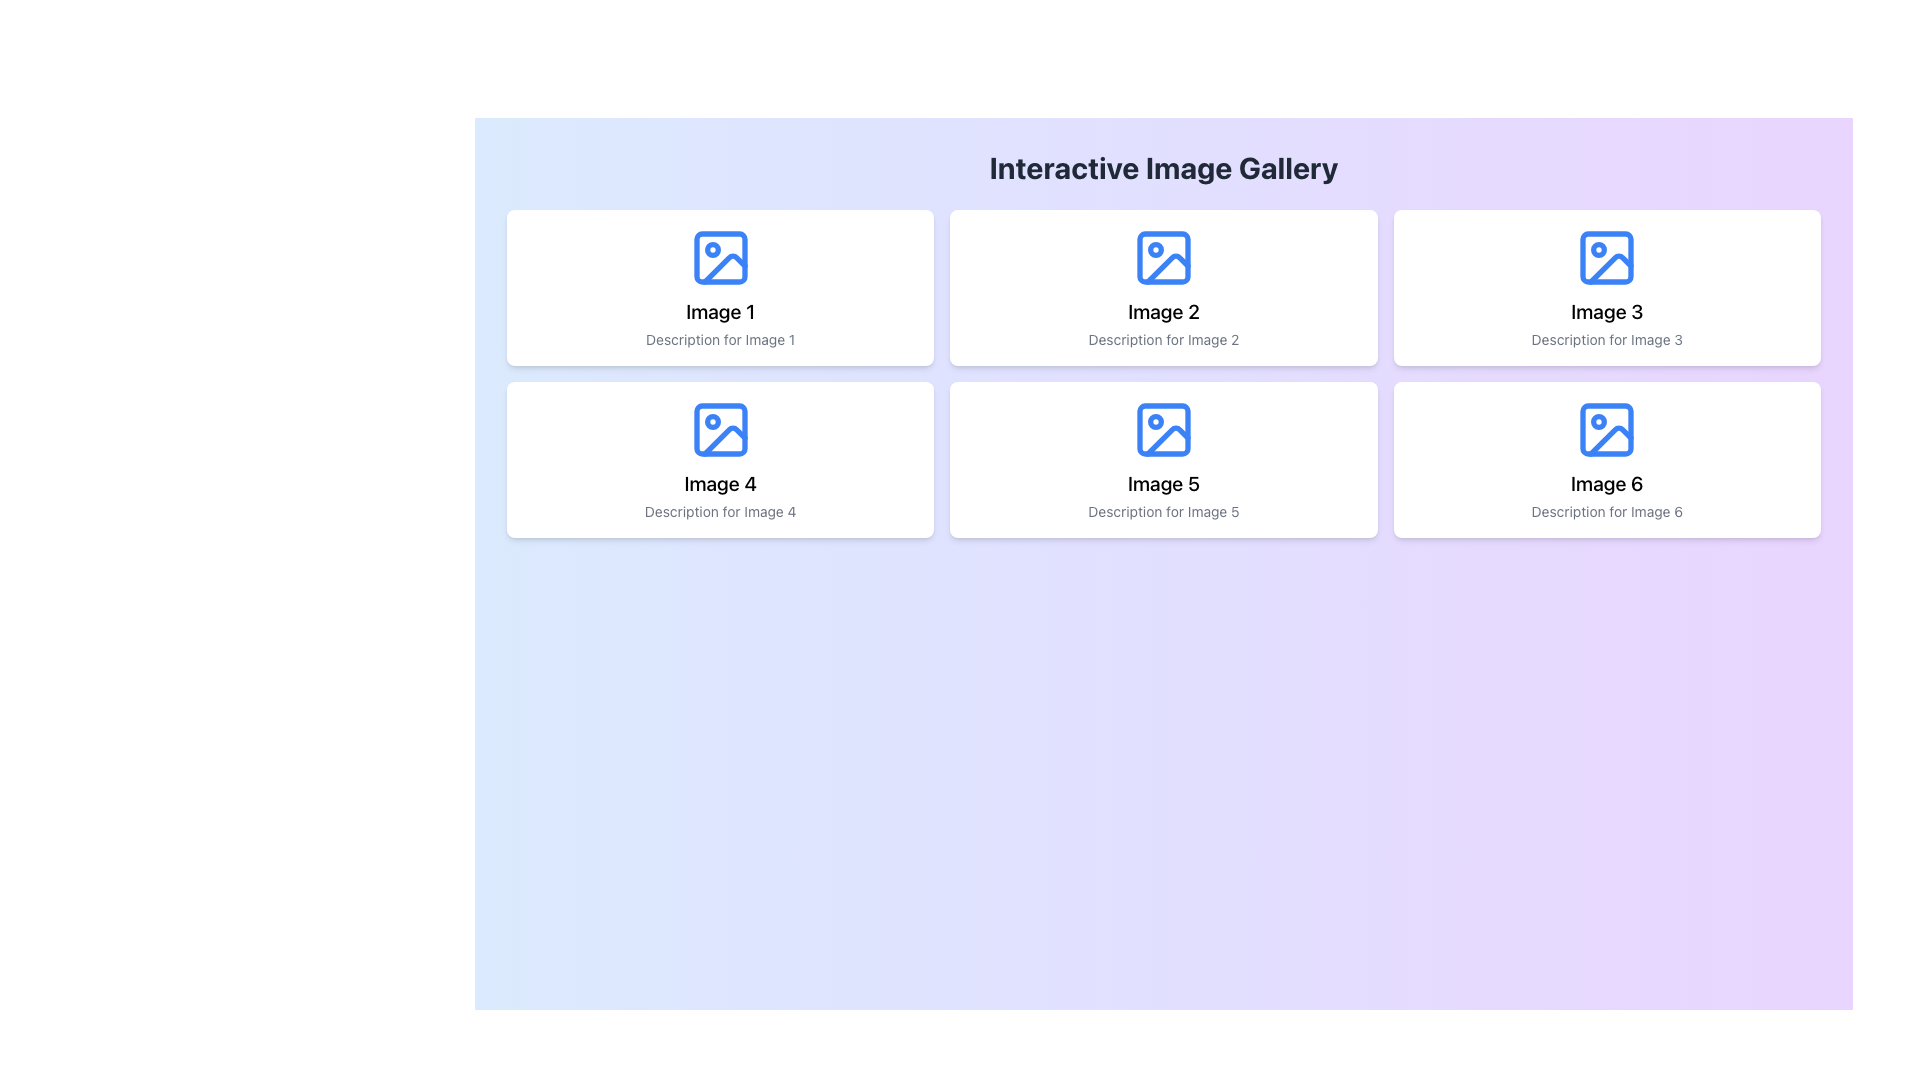  What do you see at coordinates (1163, 167) in the screenshot?
I see `text of the central heading element that displays 'Interactive Image Gallery', which is styled in bold and large dark gray text at the top of the interface` at bounding box center [1163, 167].